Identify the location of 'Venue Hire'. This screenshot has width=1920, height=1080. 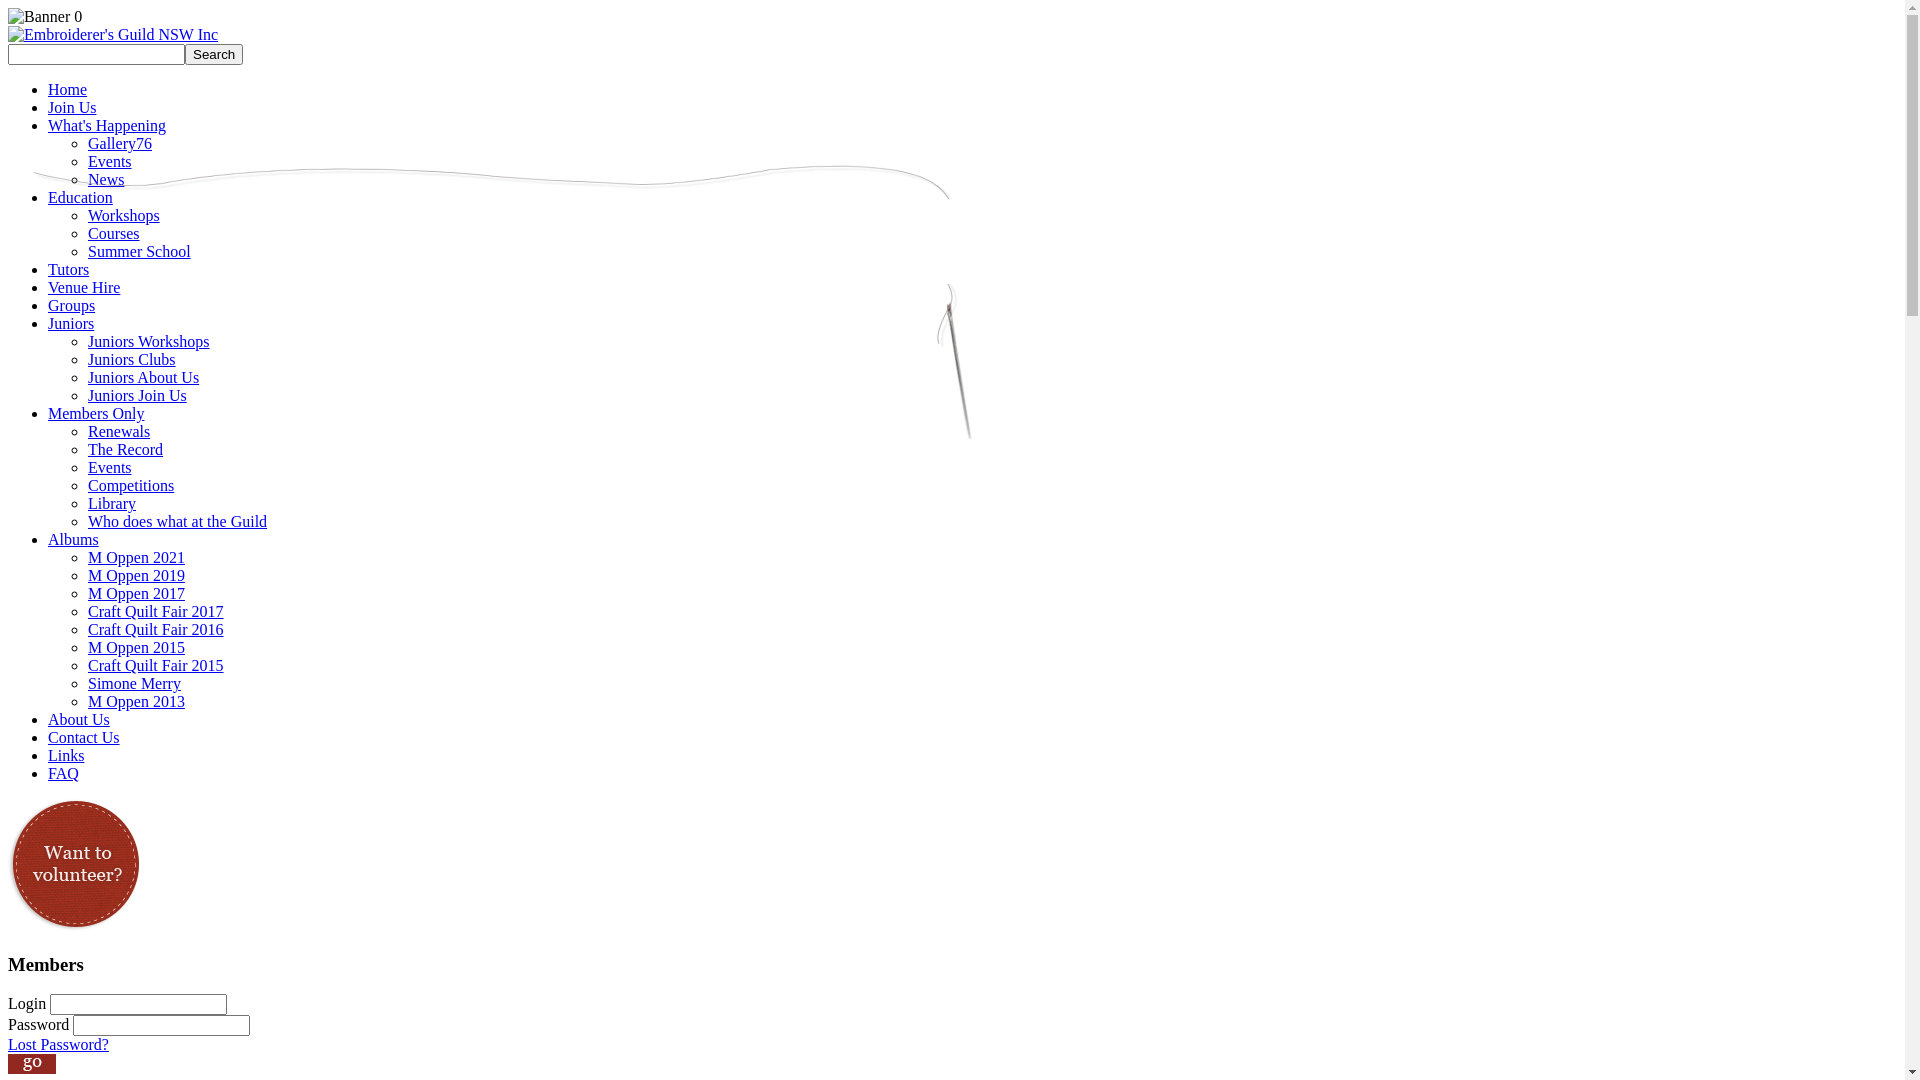
(82, 287).